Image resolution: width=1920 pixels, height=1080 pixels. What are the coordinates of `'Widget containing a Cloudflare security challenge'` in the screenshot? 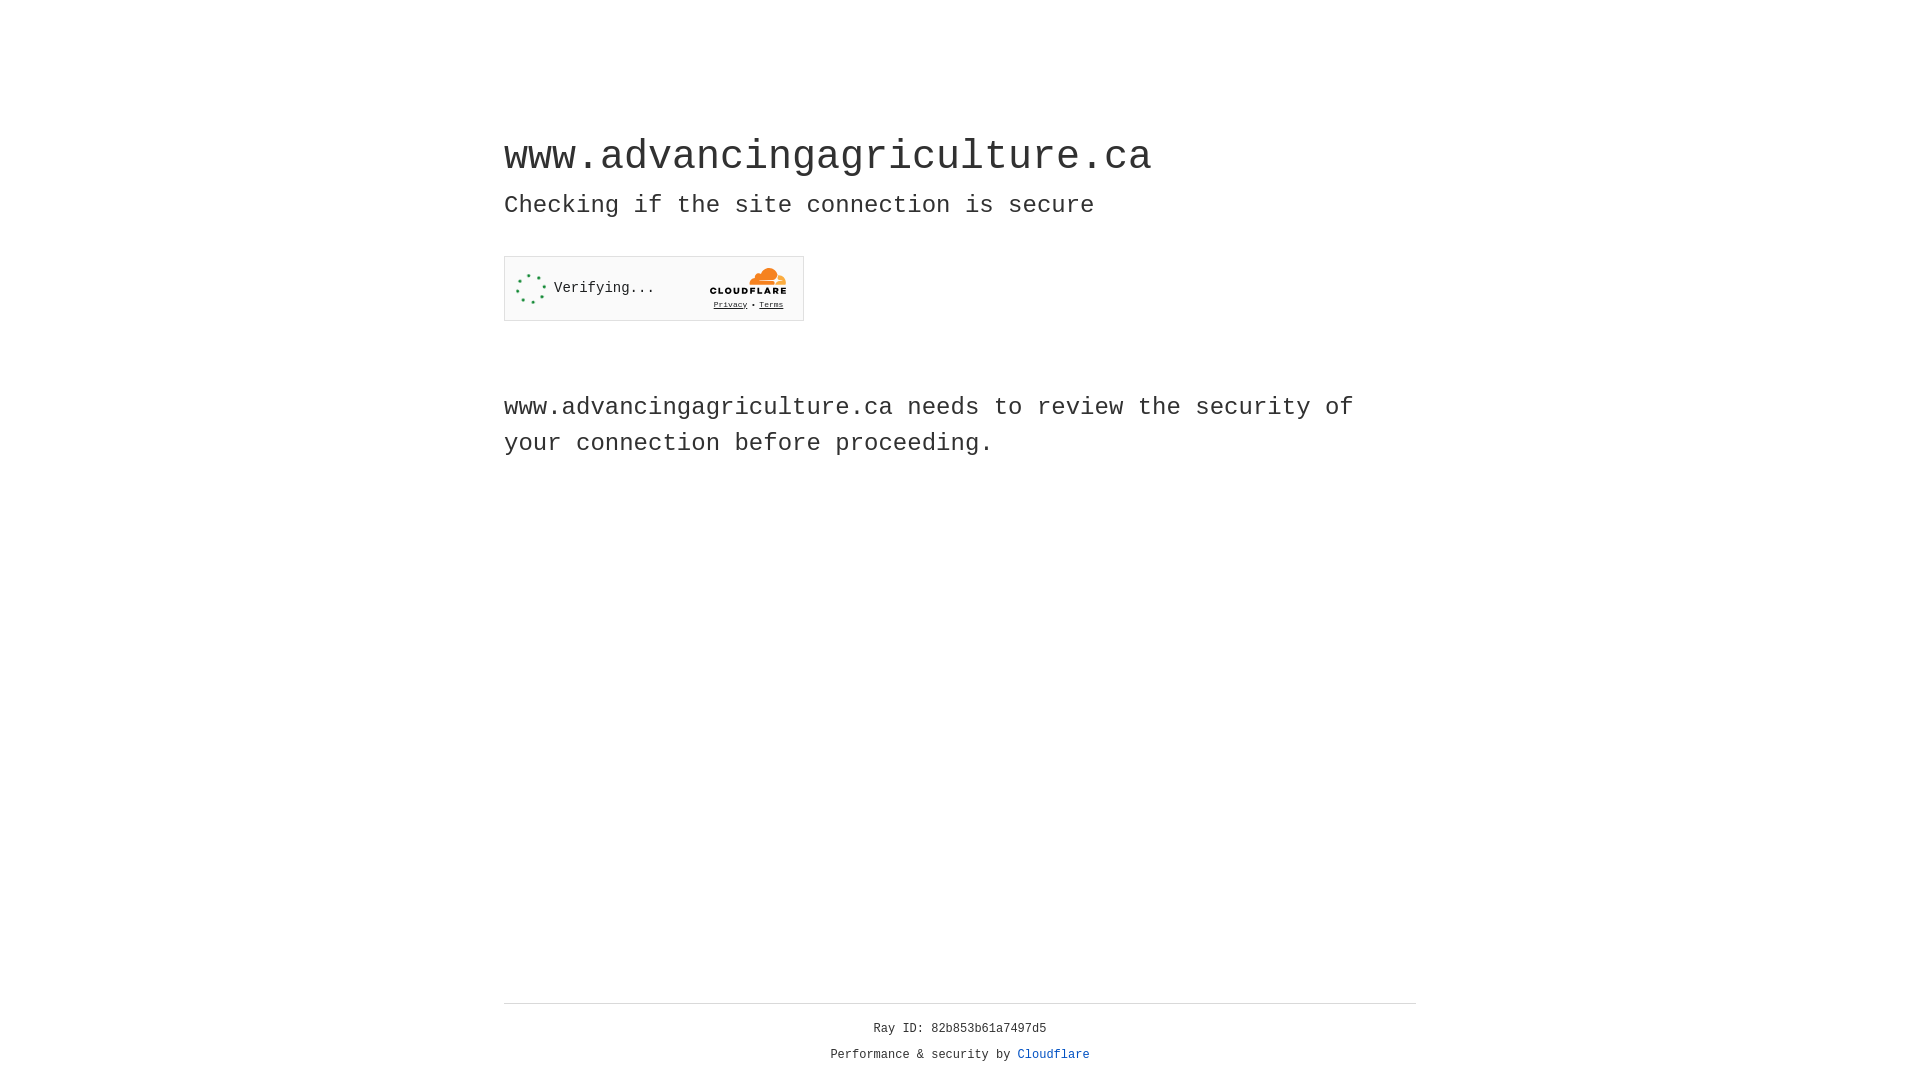 It's located at (653, 288).